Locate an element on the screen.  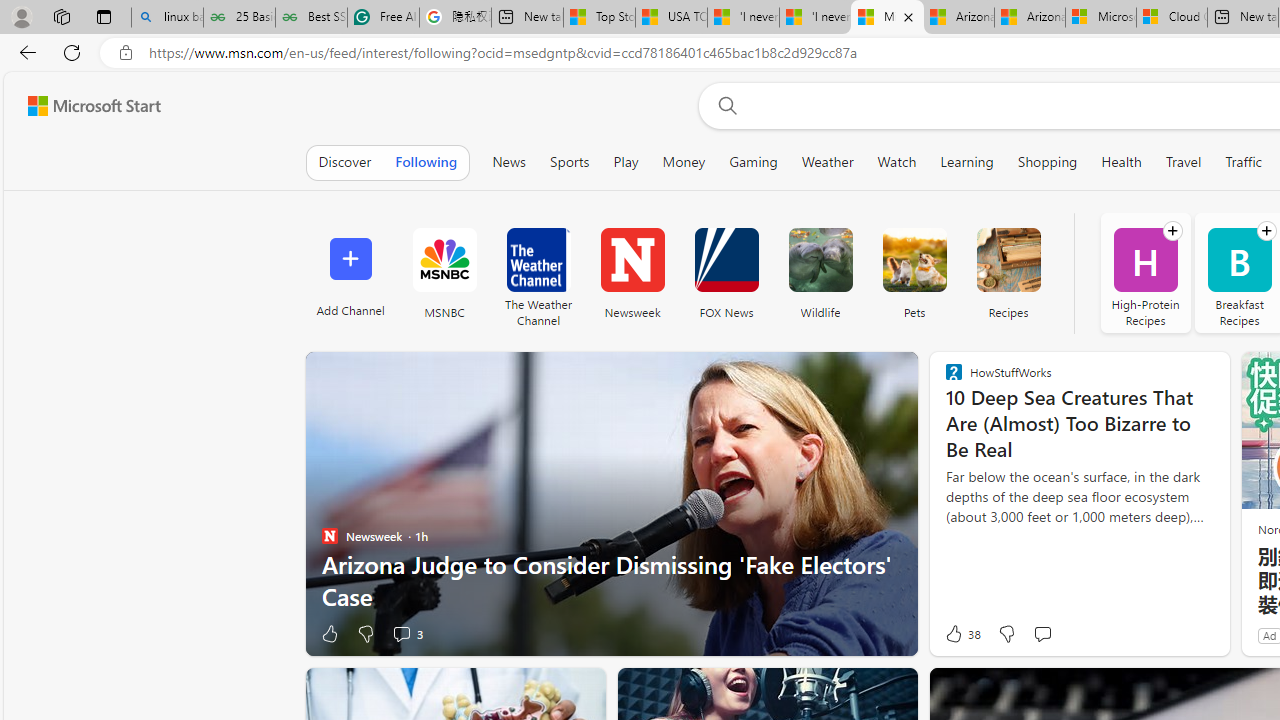
'Free AI Writing Assistance for Students | Grammarly' is located at coordinates (383, 17).